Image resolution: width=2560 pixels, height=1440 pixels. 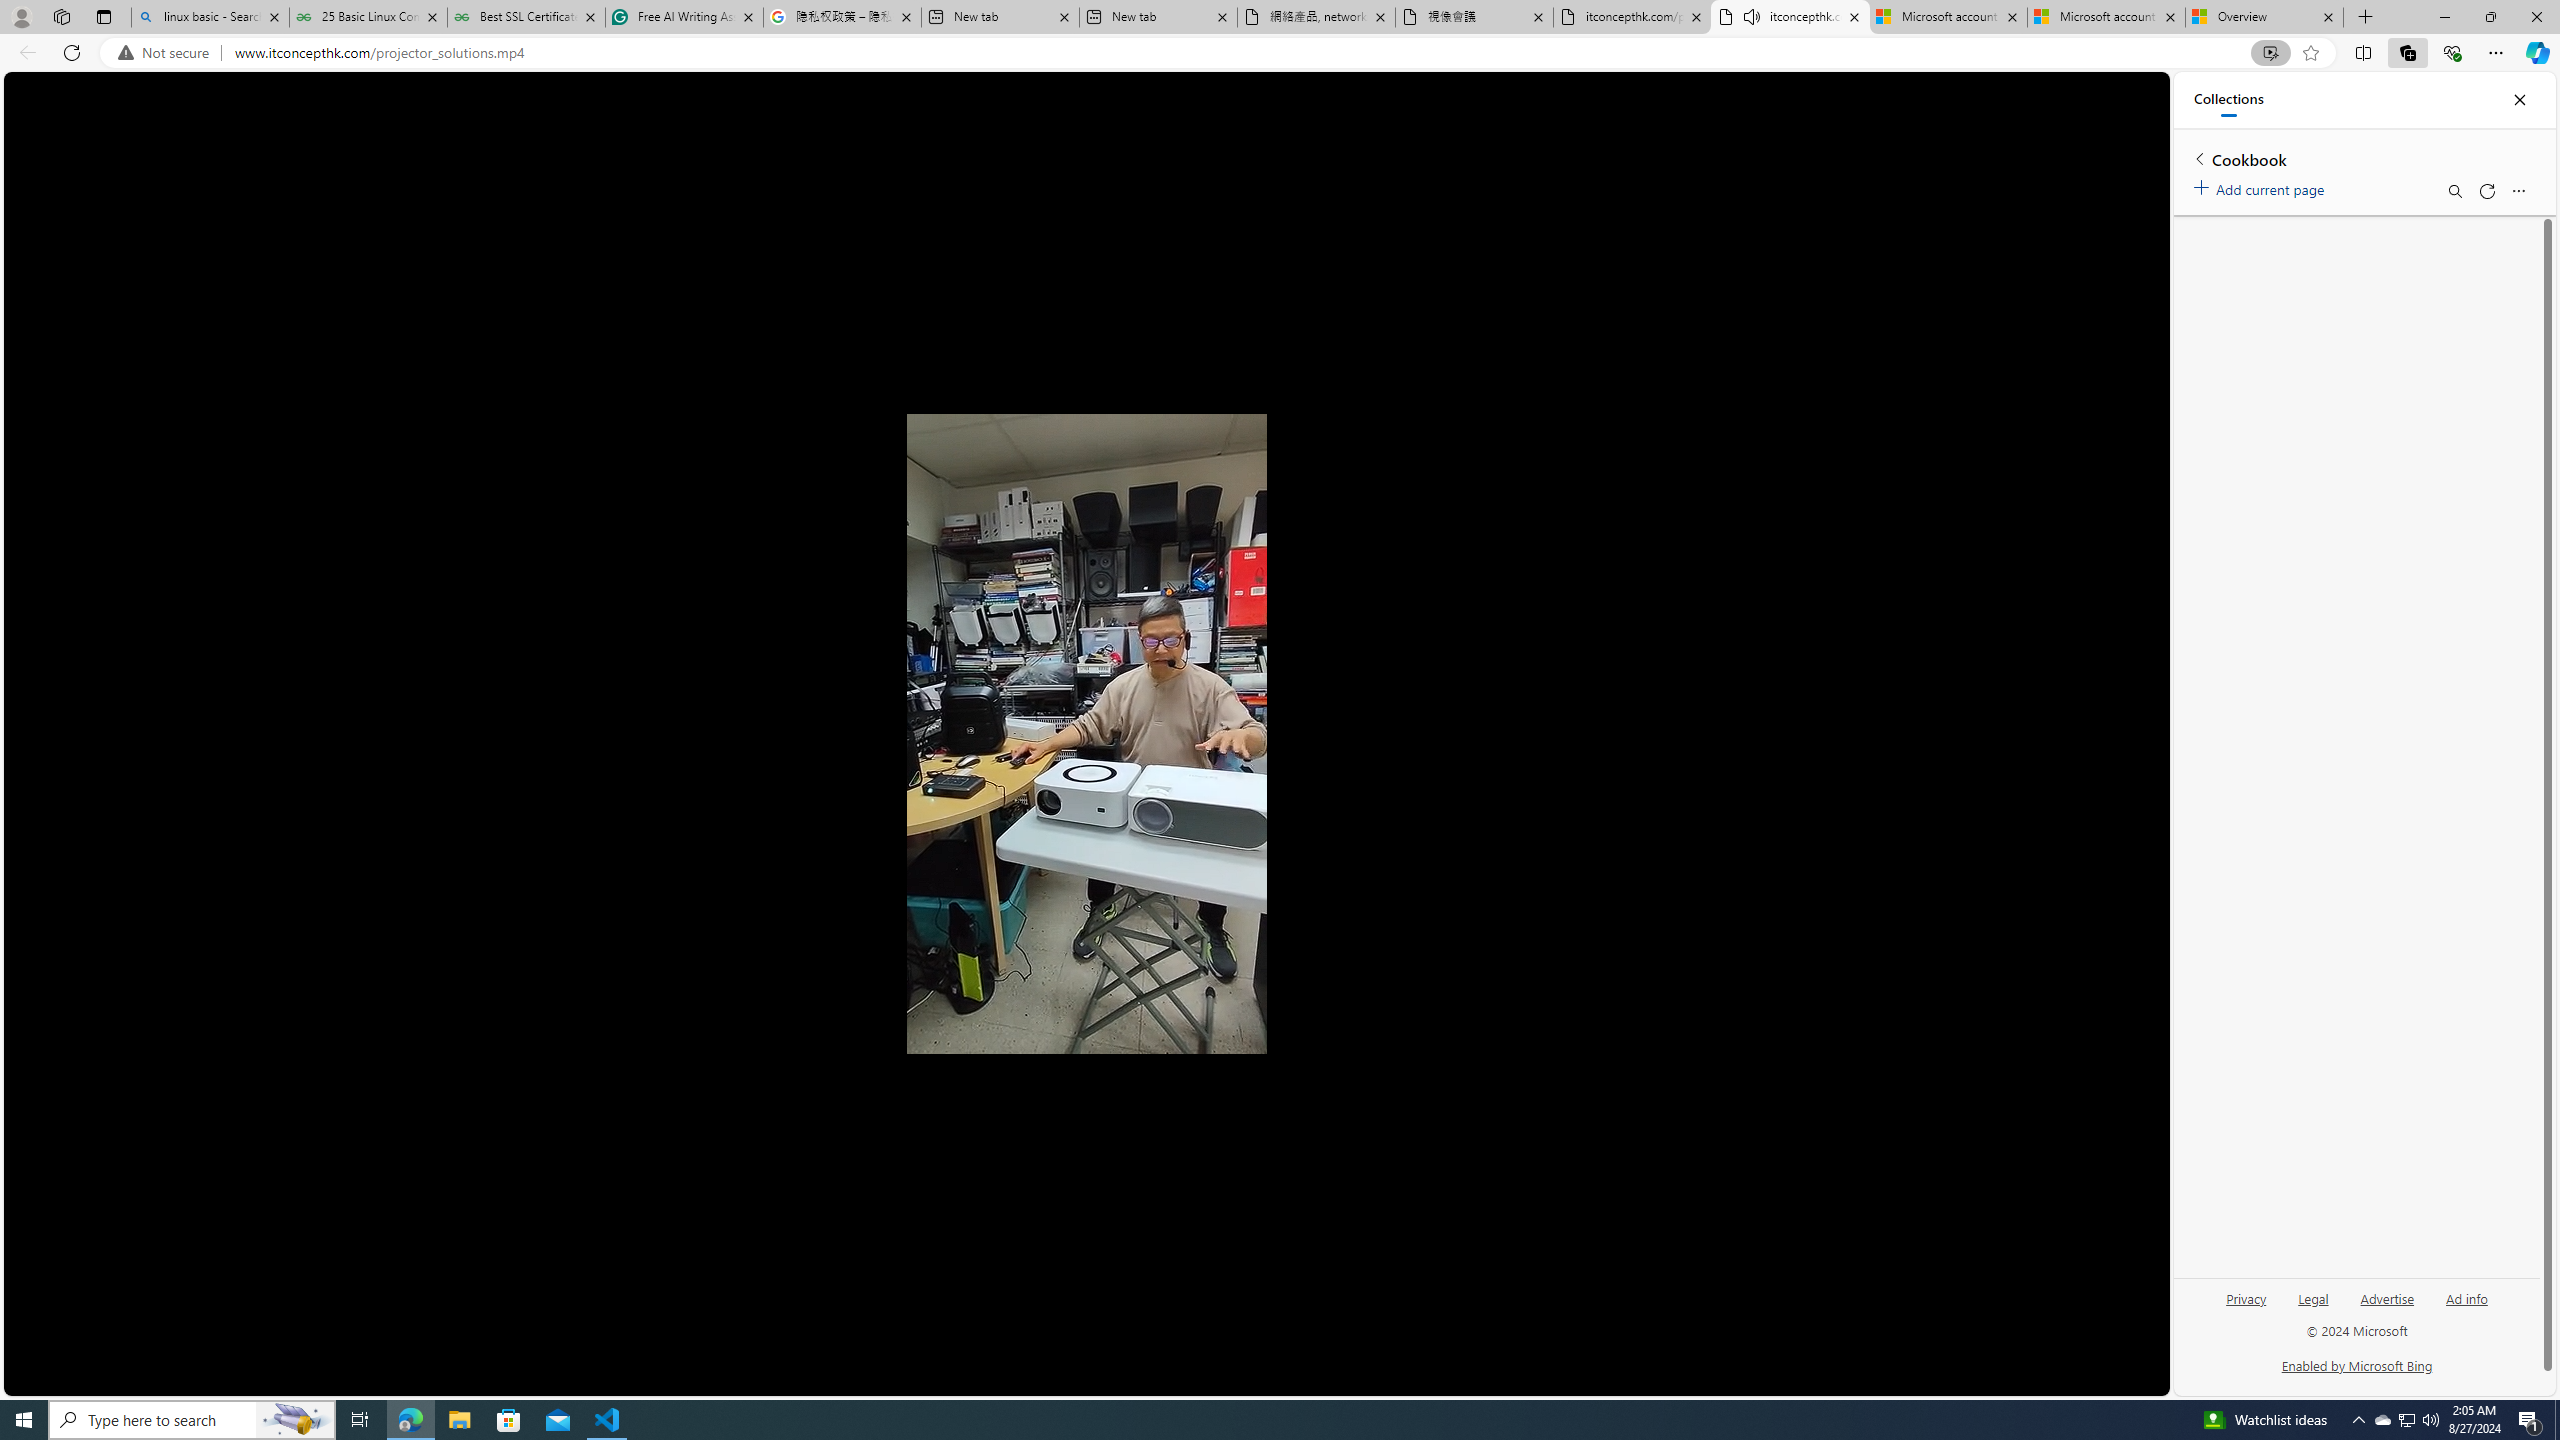 I want to click on 'Add current page', so click(x=2262, y=184).